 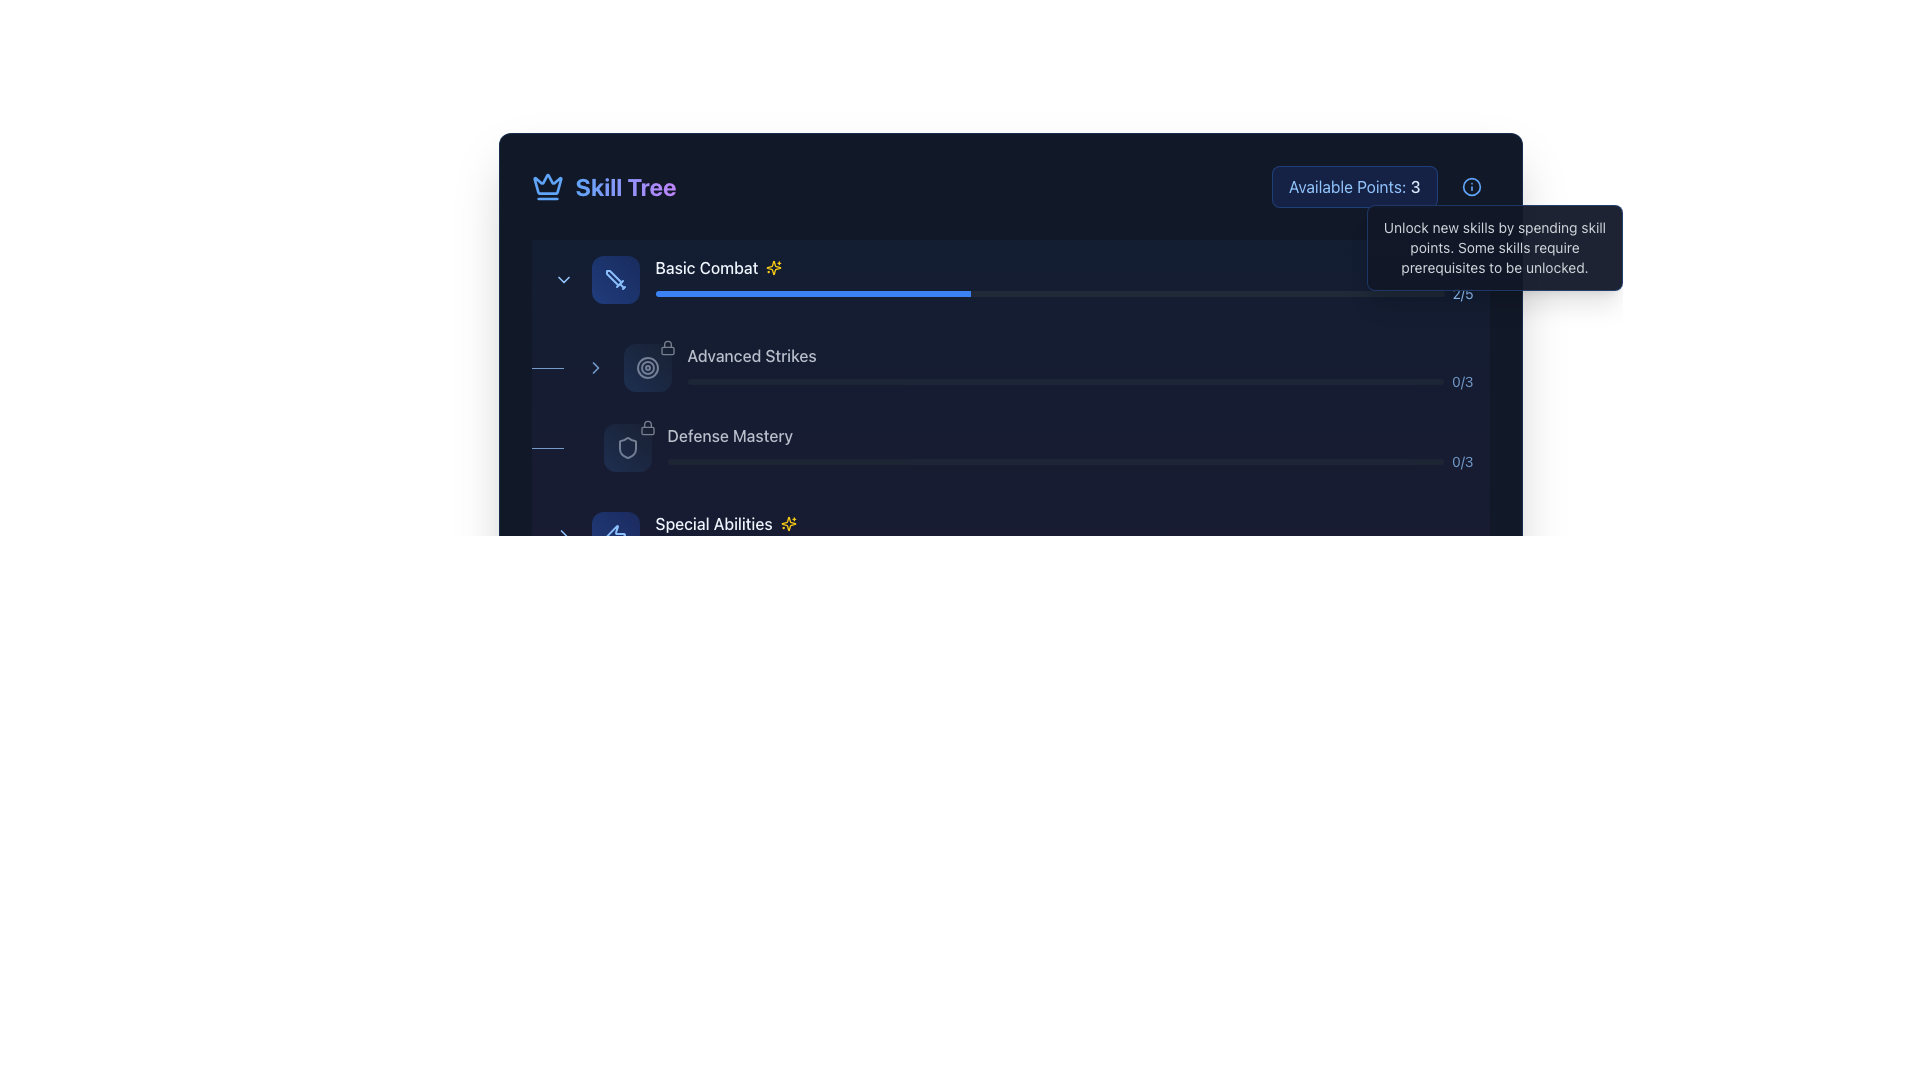 I want to click on the Progress bar for 'Basic Combat' skill located, so click(x=1010, y=280).